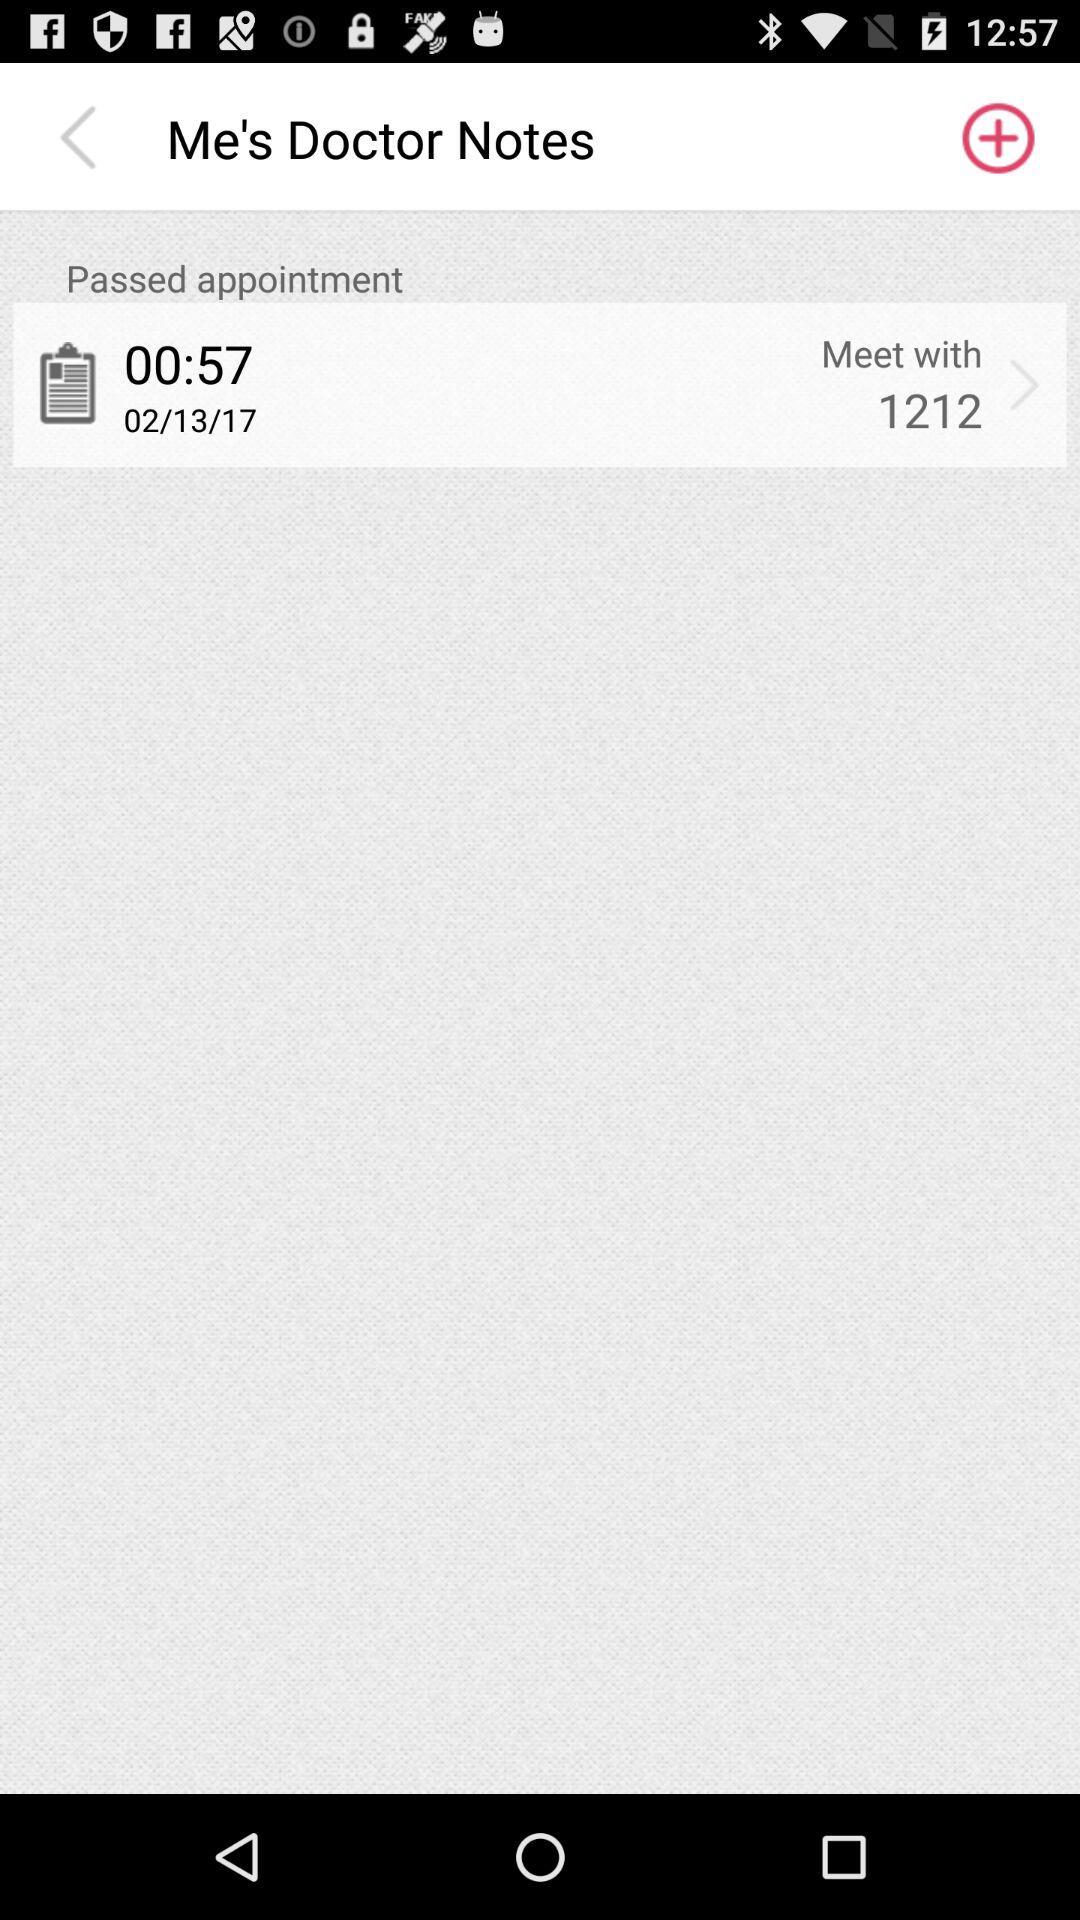 The height and width of the screenshot is (1920, 1080). Describe the element at coordinates (929, 408) in the screenshot. I see `item below the meet with icon` at that location.